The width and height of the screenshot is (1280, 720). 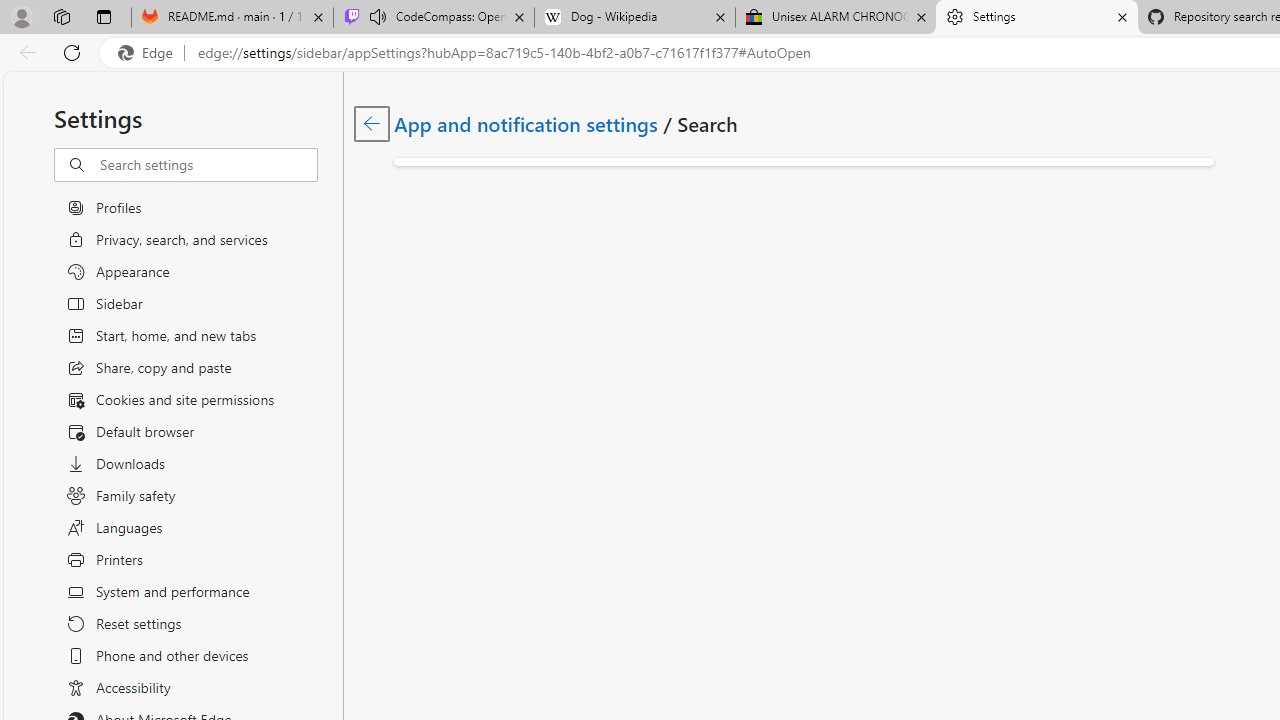 I want to click on 'Class: c01177', so click(x=371, y=123).